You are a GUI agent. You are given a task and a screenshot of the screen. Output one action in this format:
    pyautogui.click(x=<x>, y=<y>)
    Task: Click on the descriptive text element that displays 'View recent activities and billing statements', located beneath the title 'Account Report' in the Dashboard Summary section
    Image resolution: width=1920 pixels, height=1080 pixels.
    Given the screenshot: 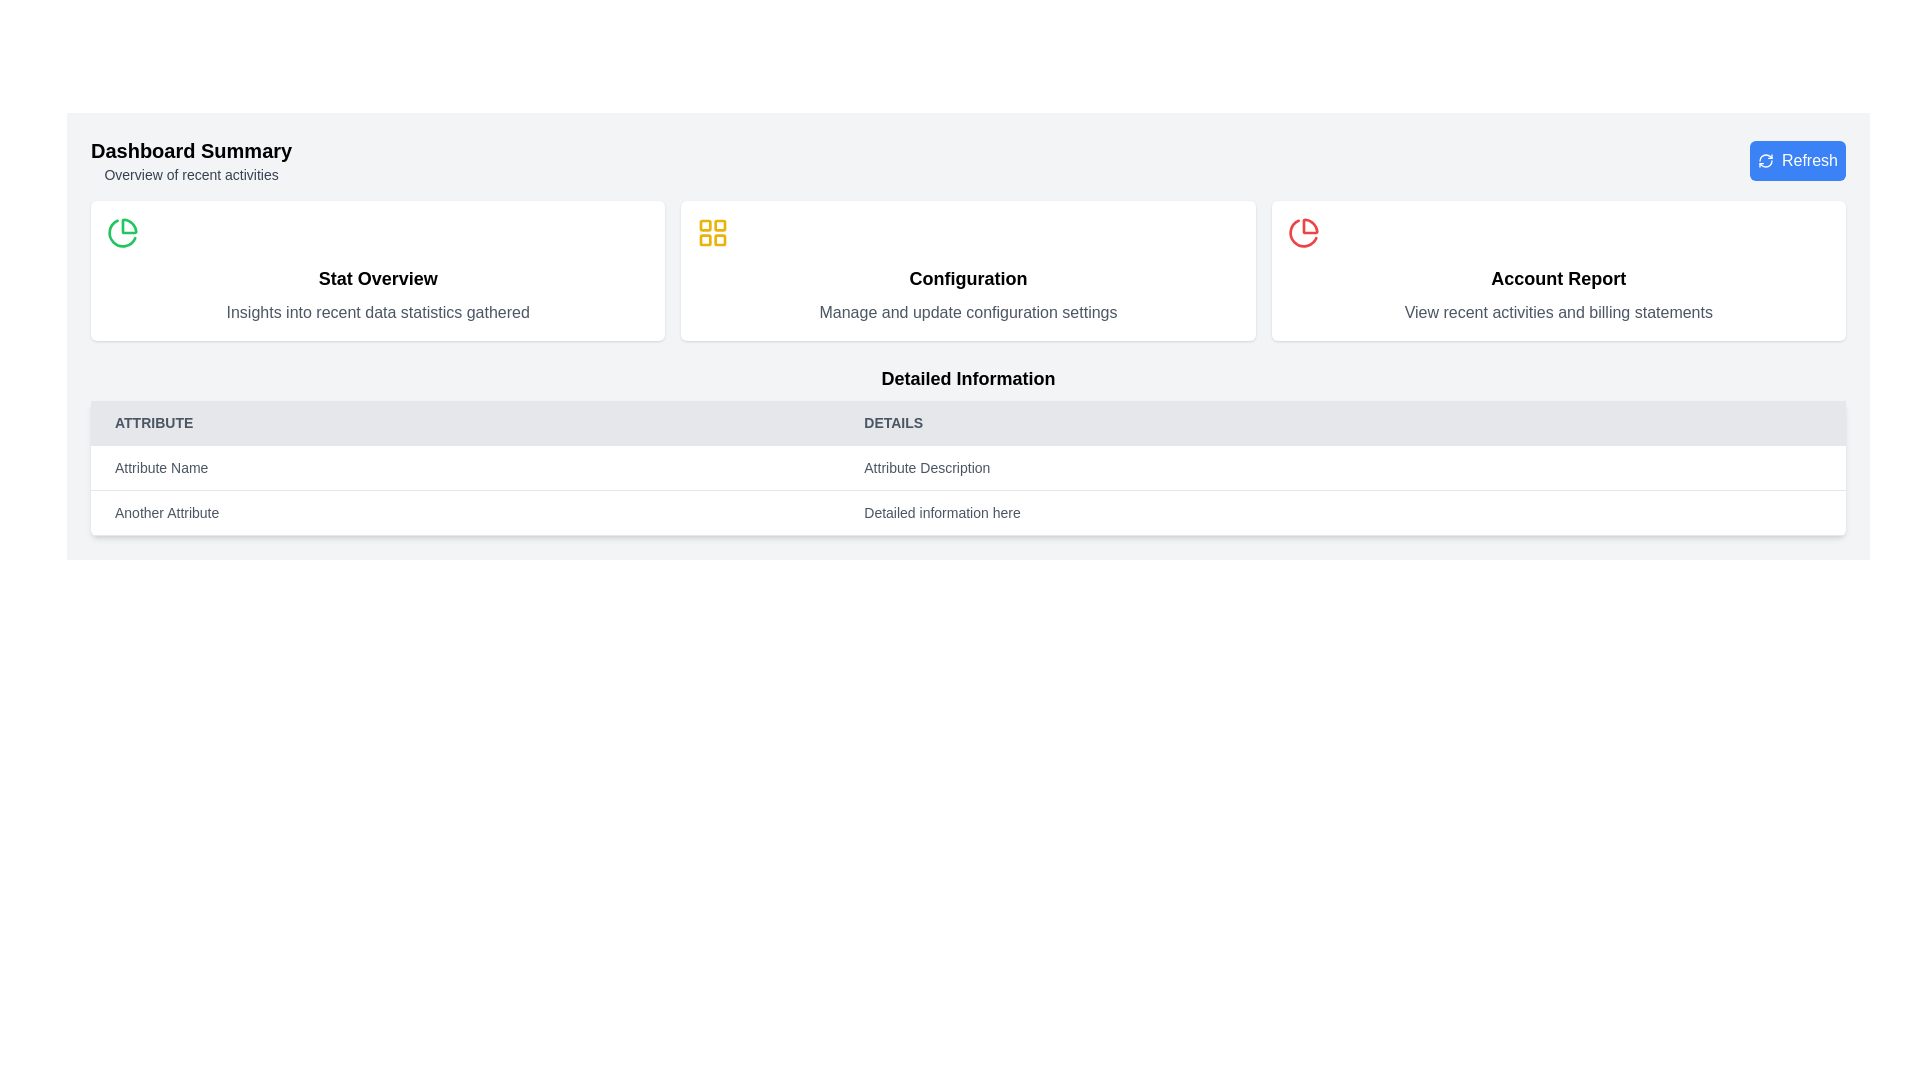 What is the action you would take?
    pyautogui.click(x=1557, y=312)
    